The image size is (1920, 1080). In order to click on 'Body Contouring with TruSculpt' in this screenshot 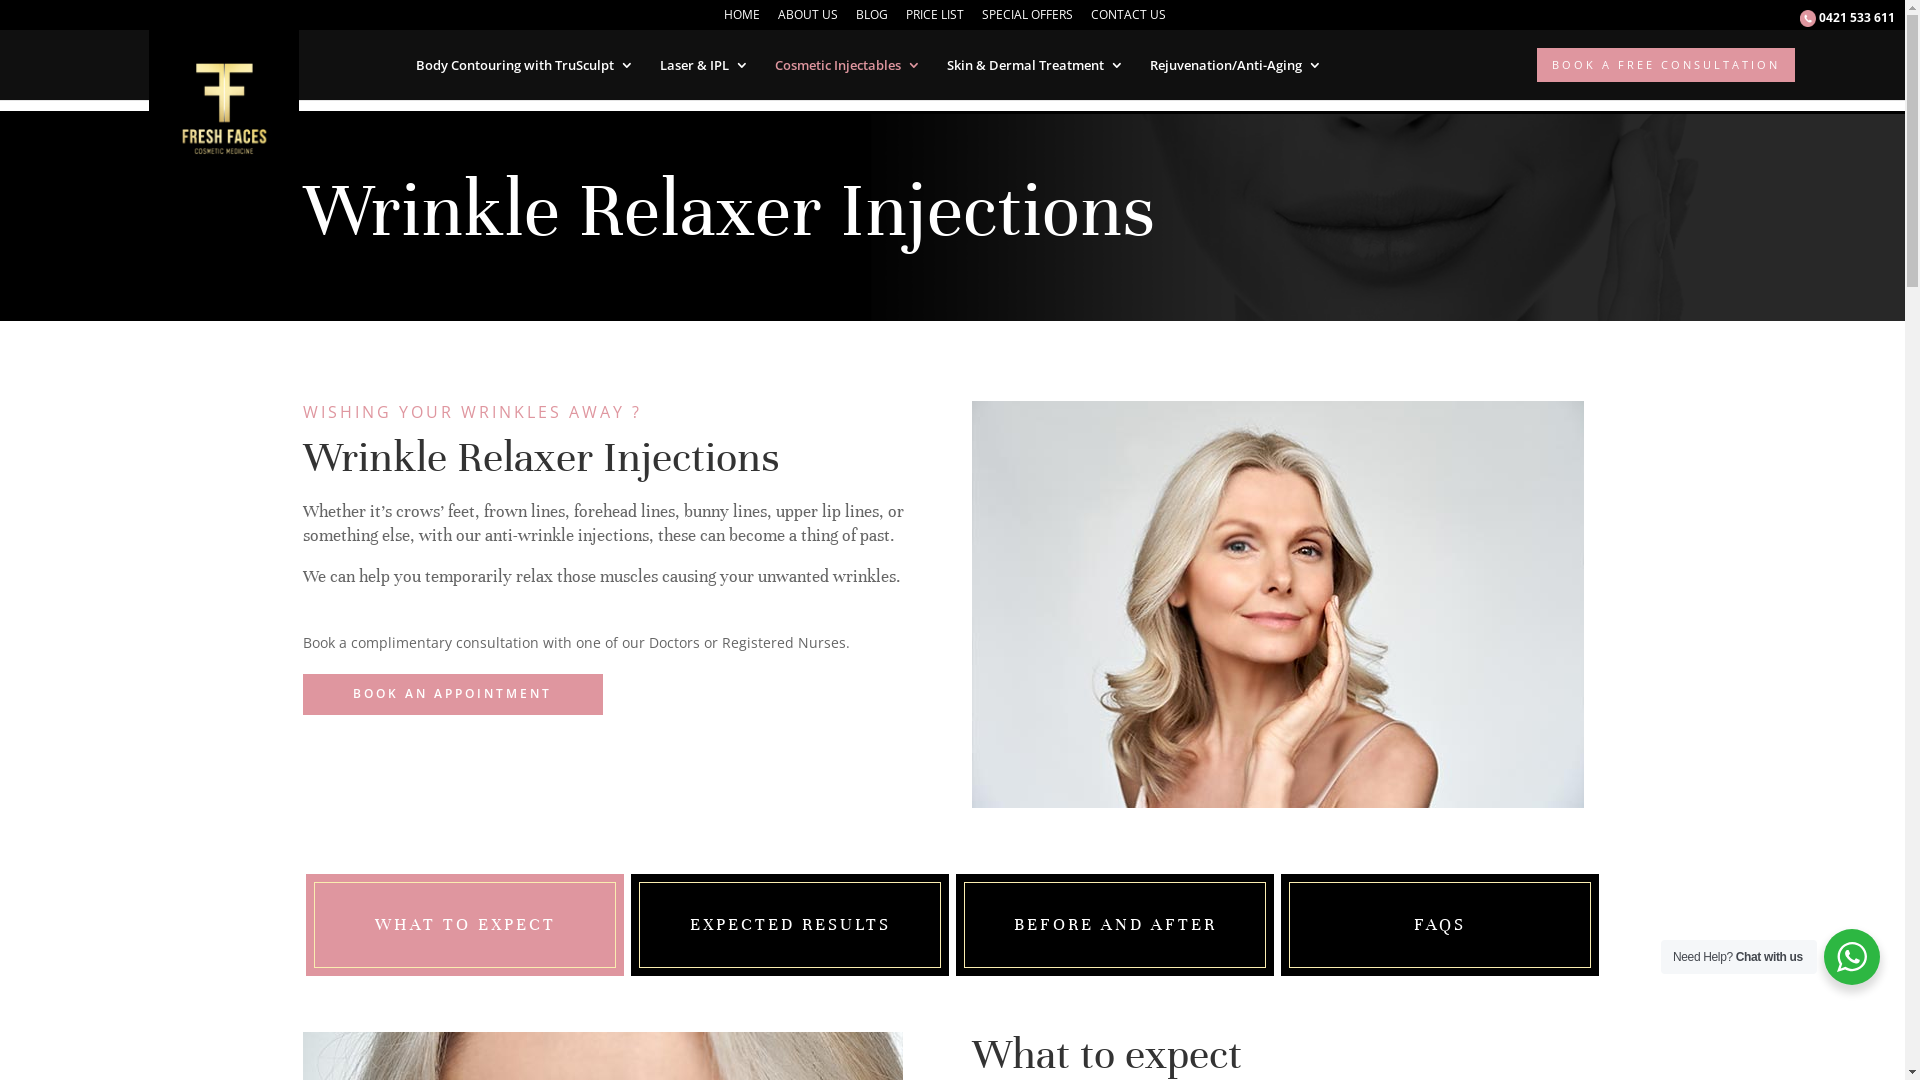, I will do `click(415, 64)`.